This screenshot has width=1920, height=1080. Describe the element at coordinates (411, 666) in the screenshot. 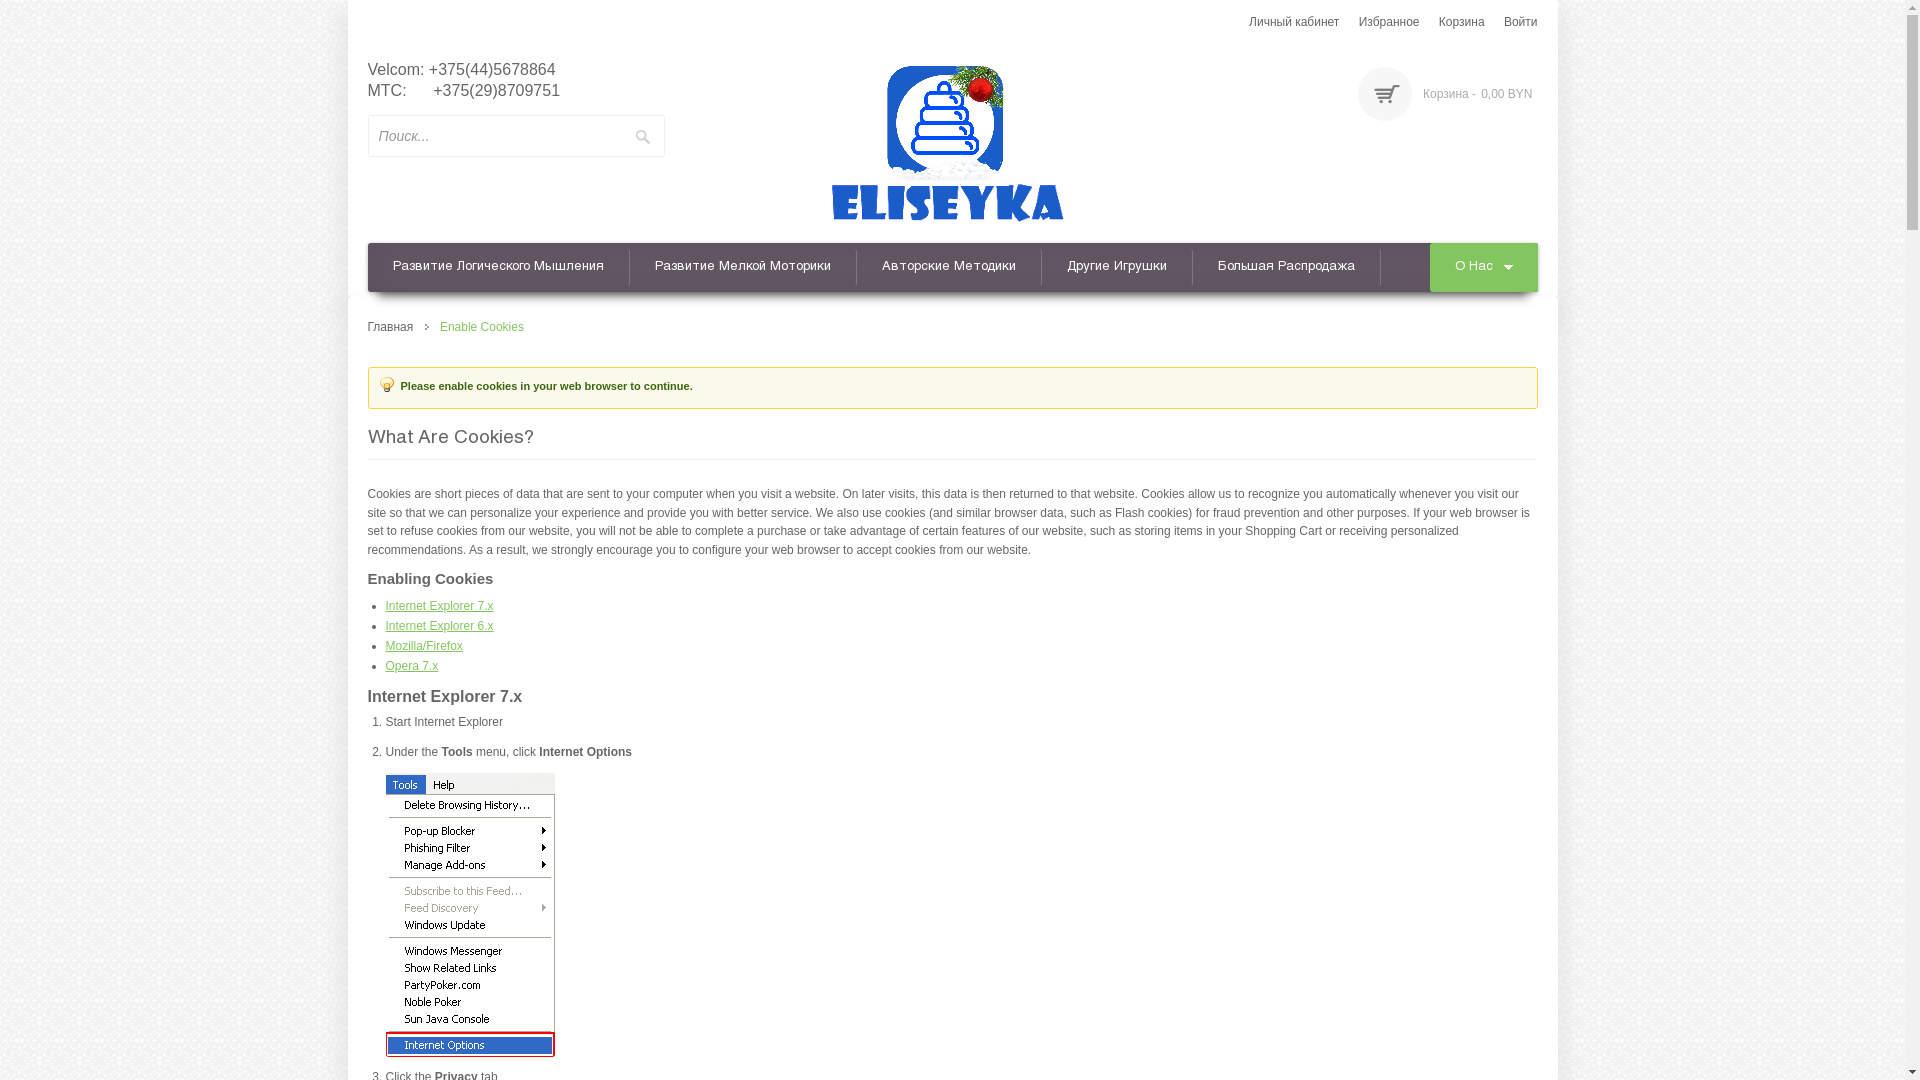

I see `'Opera 7.x'` at that location.